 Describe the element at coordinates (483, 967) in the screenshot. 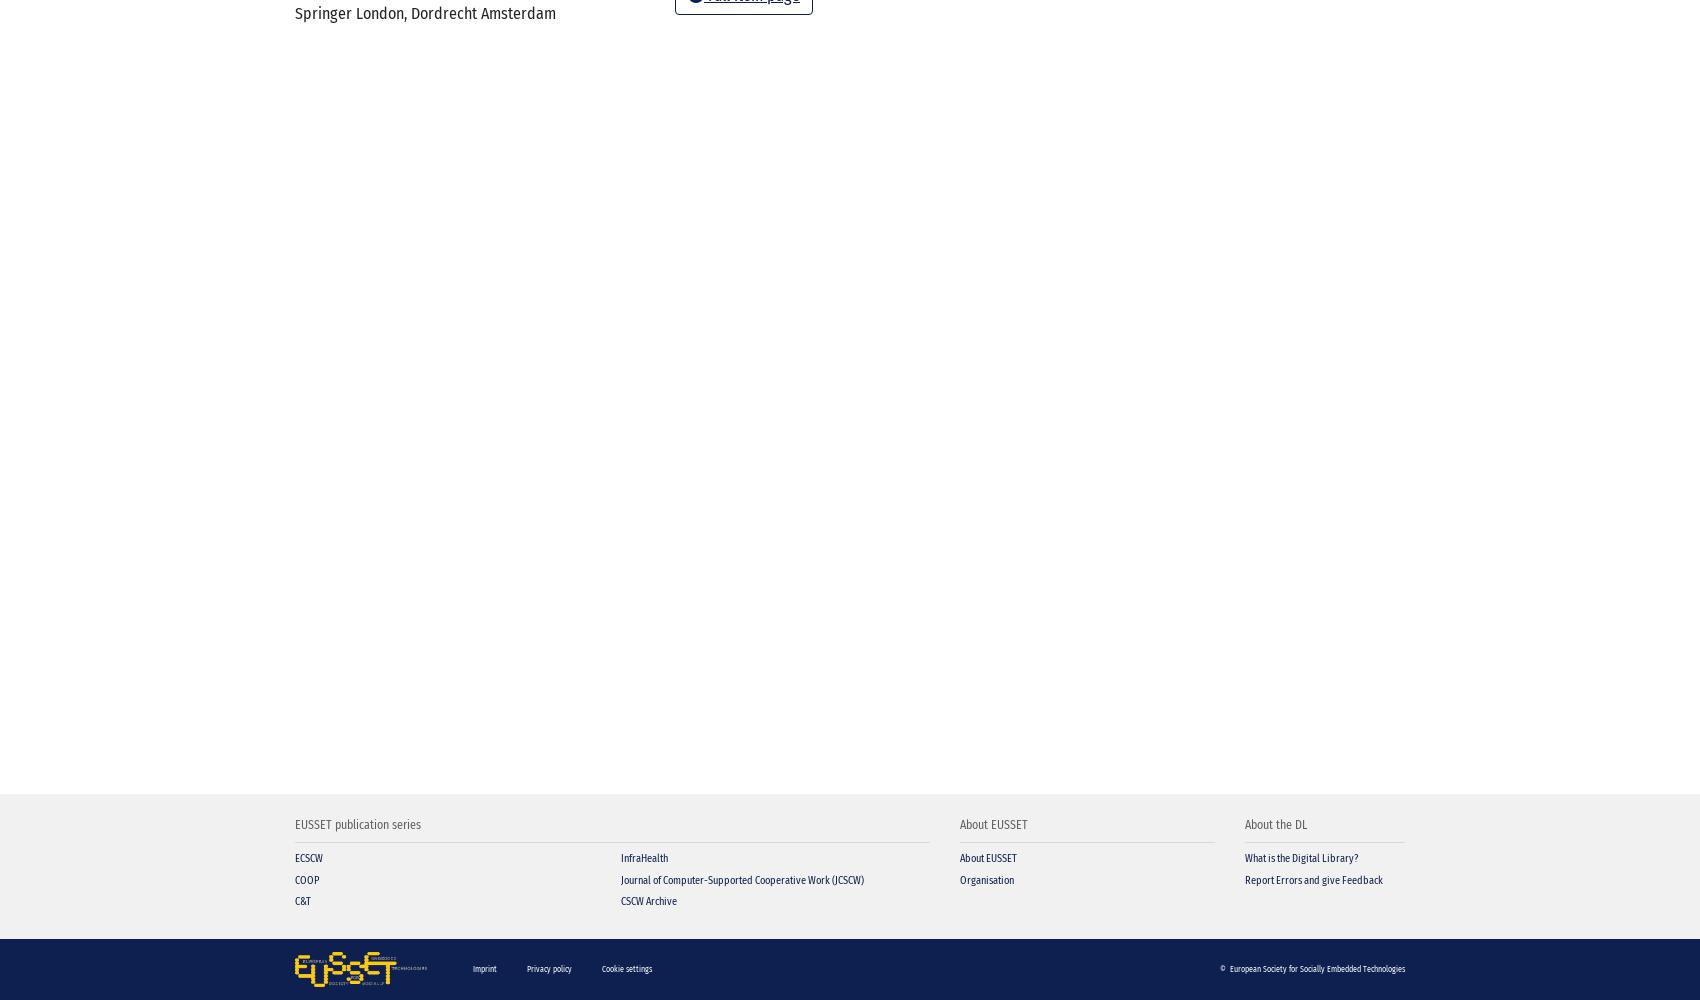

I see `'Imprint'` at that location.